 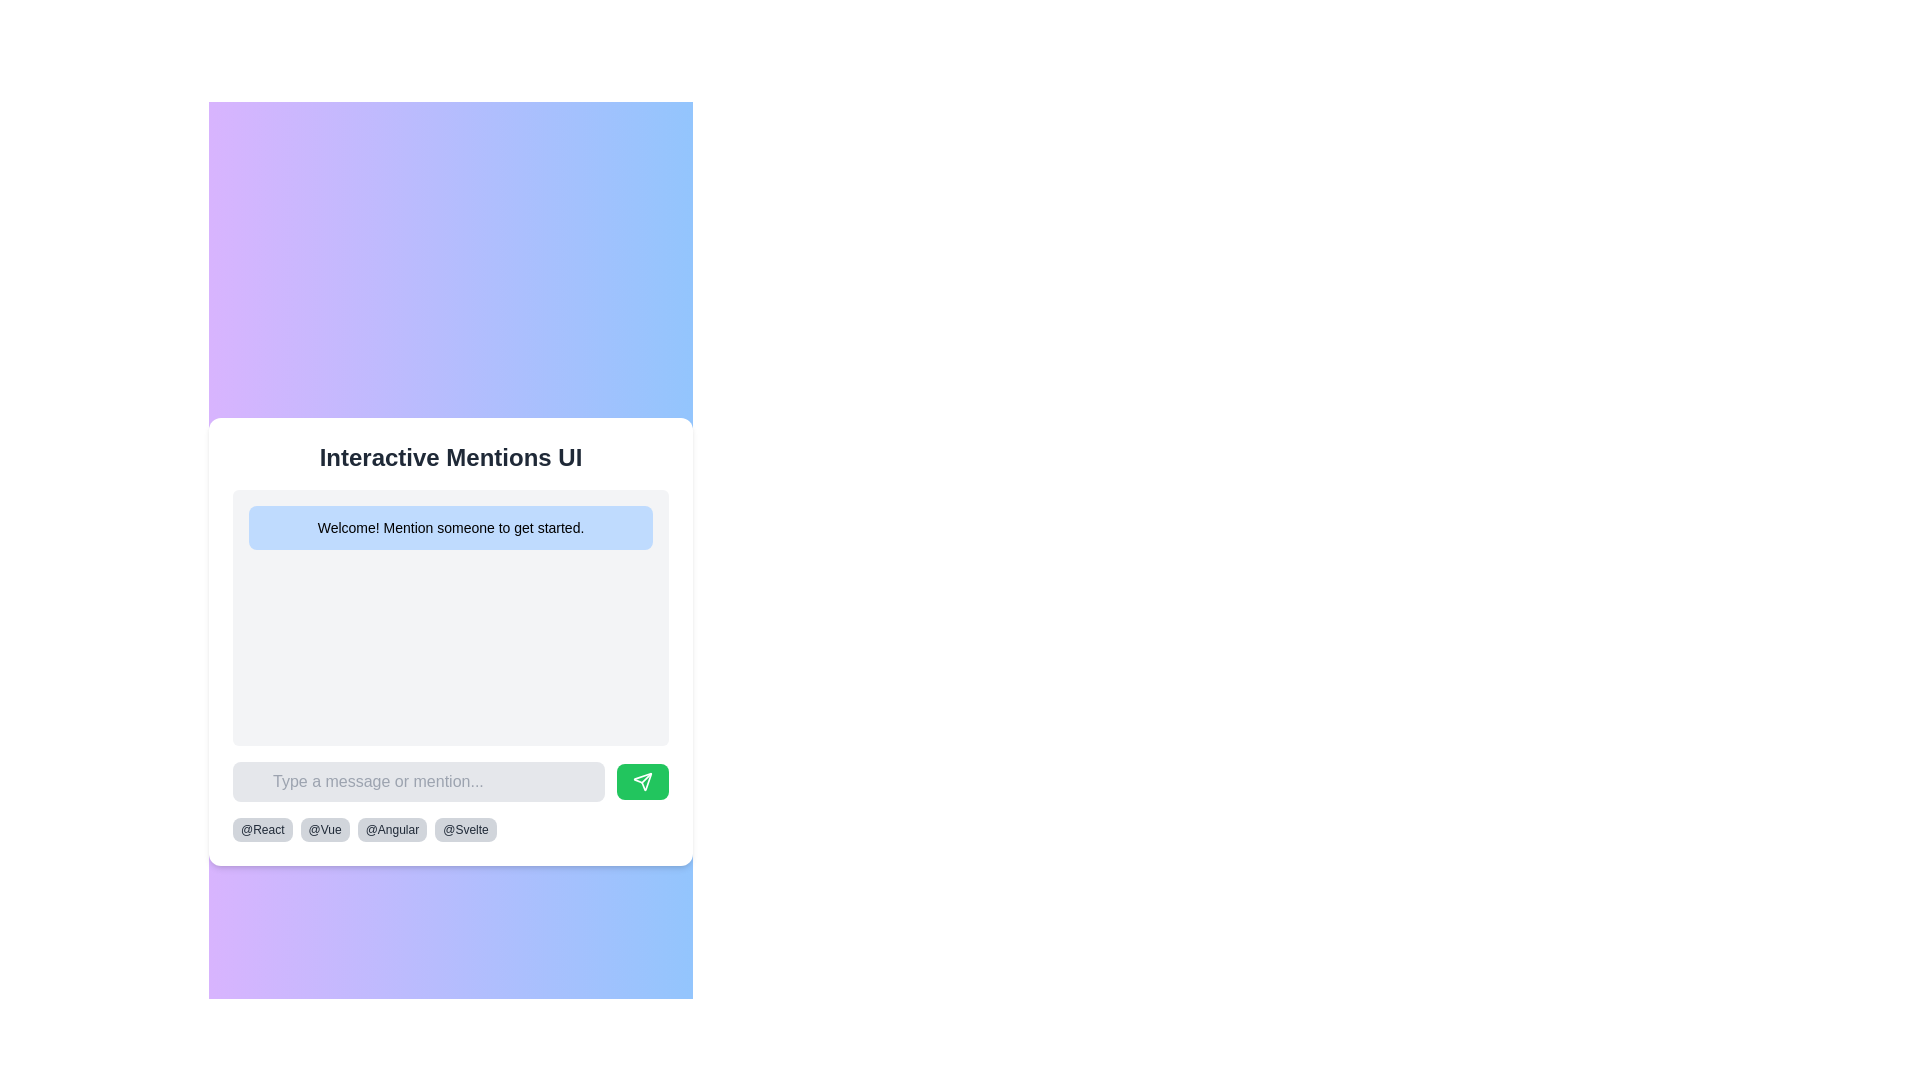 I want to click on the paper plane icon within the green button, so click(x=643, y=781).